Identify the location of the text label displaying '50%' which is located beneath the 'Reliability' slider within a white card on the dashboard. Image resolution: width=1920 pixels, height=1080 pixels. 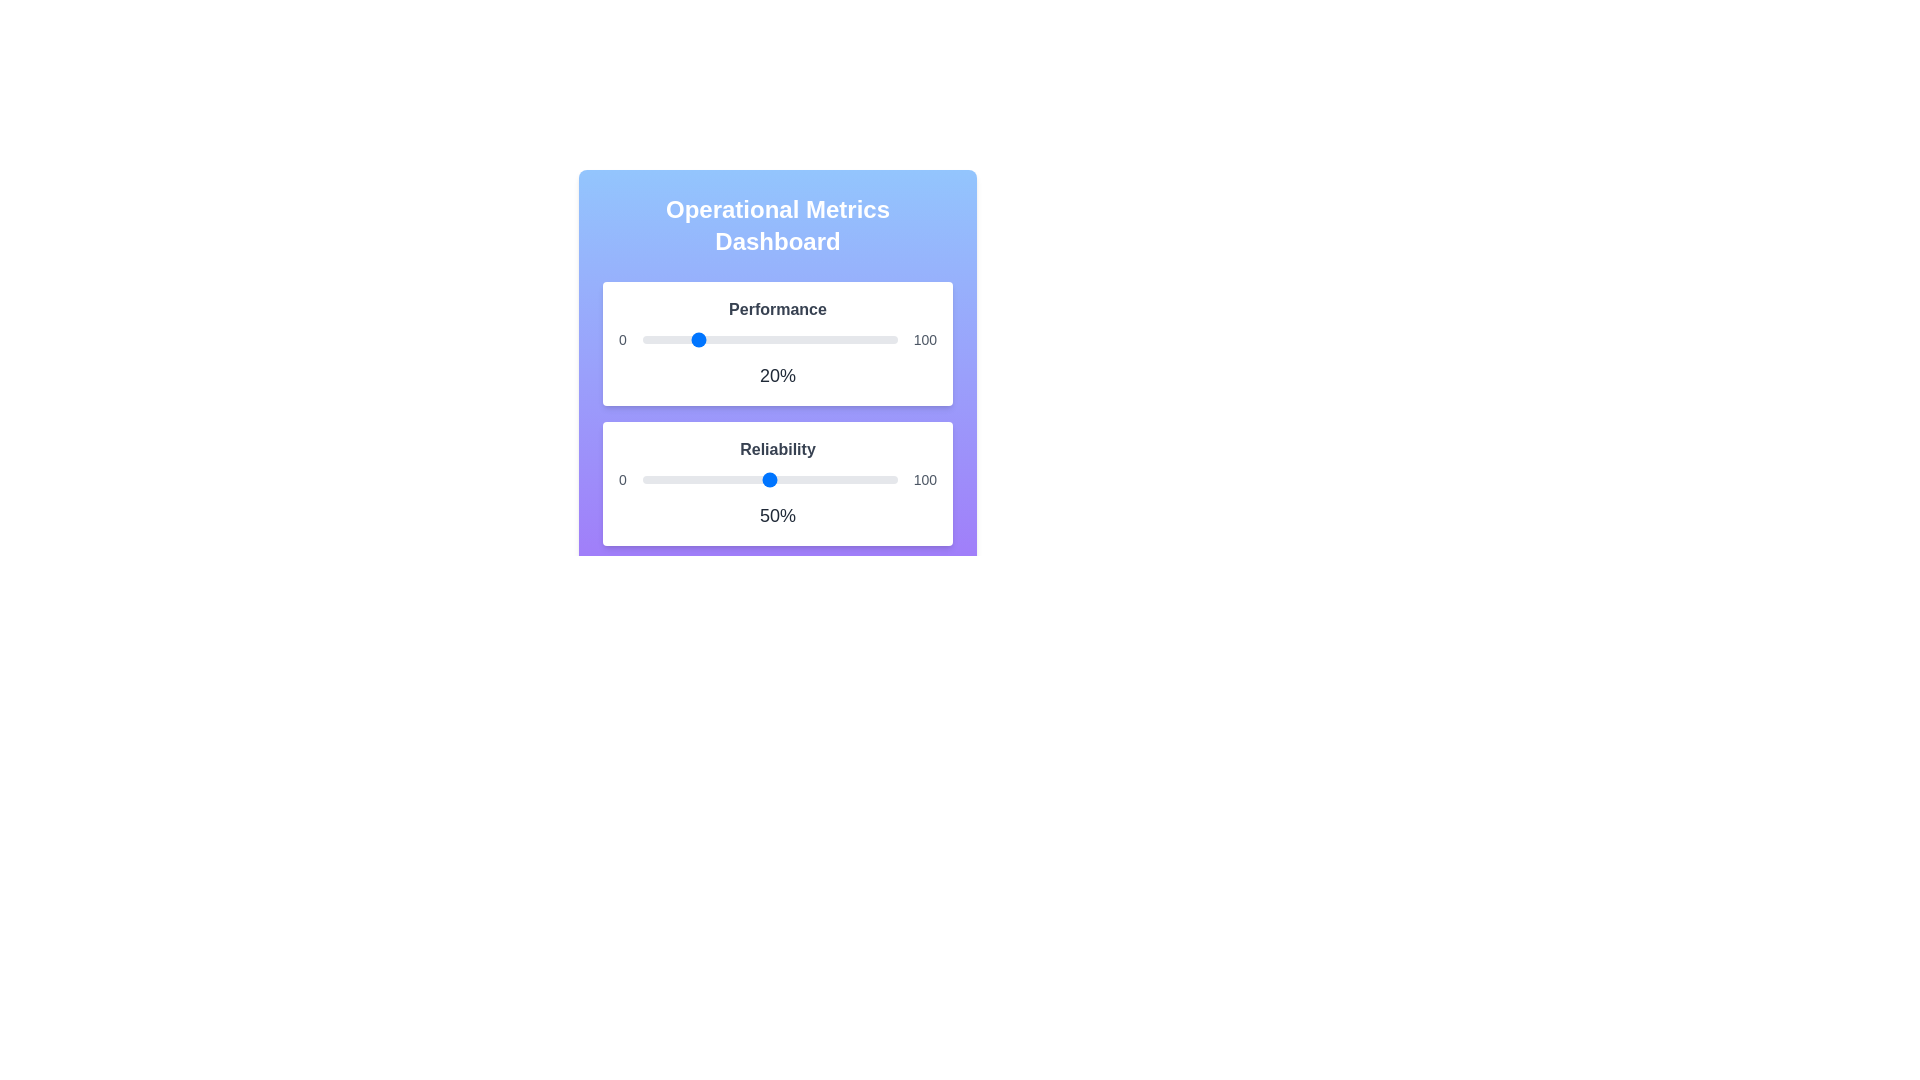
(776, 515).